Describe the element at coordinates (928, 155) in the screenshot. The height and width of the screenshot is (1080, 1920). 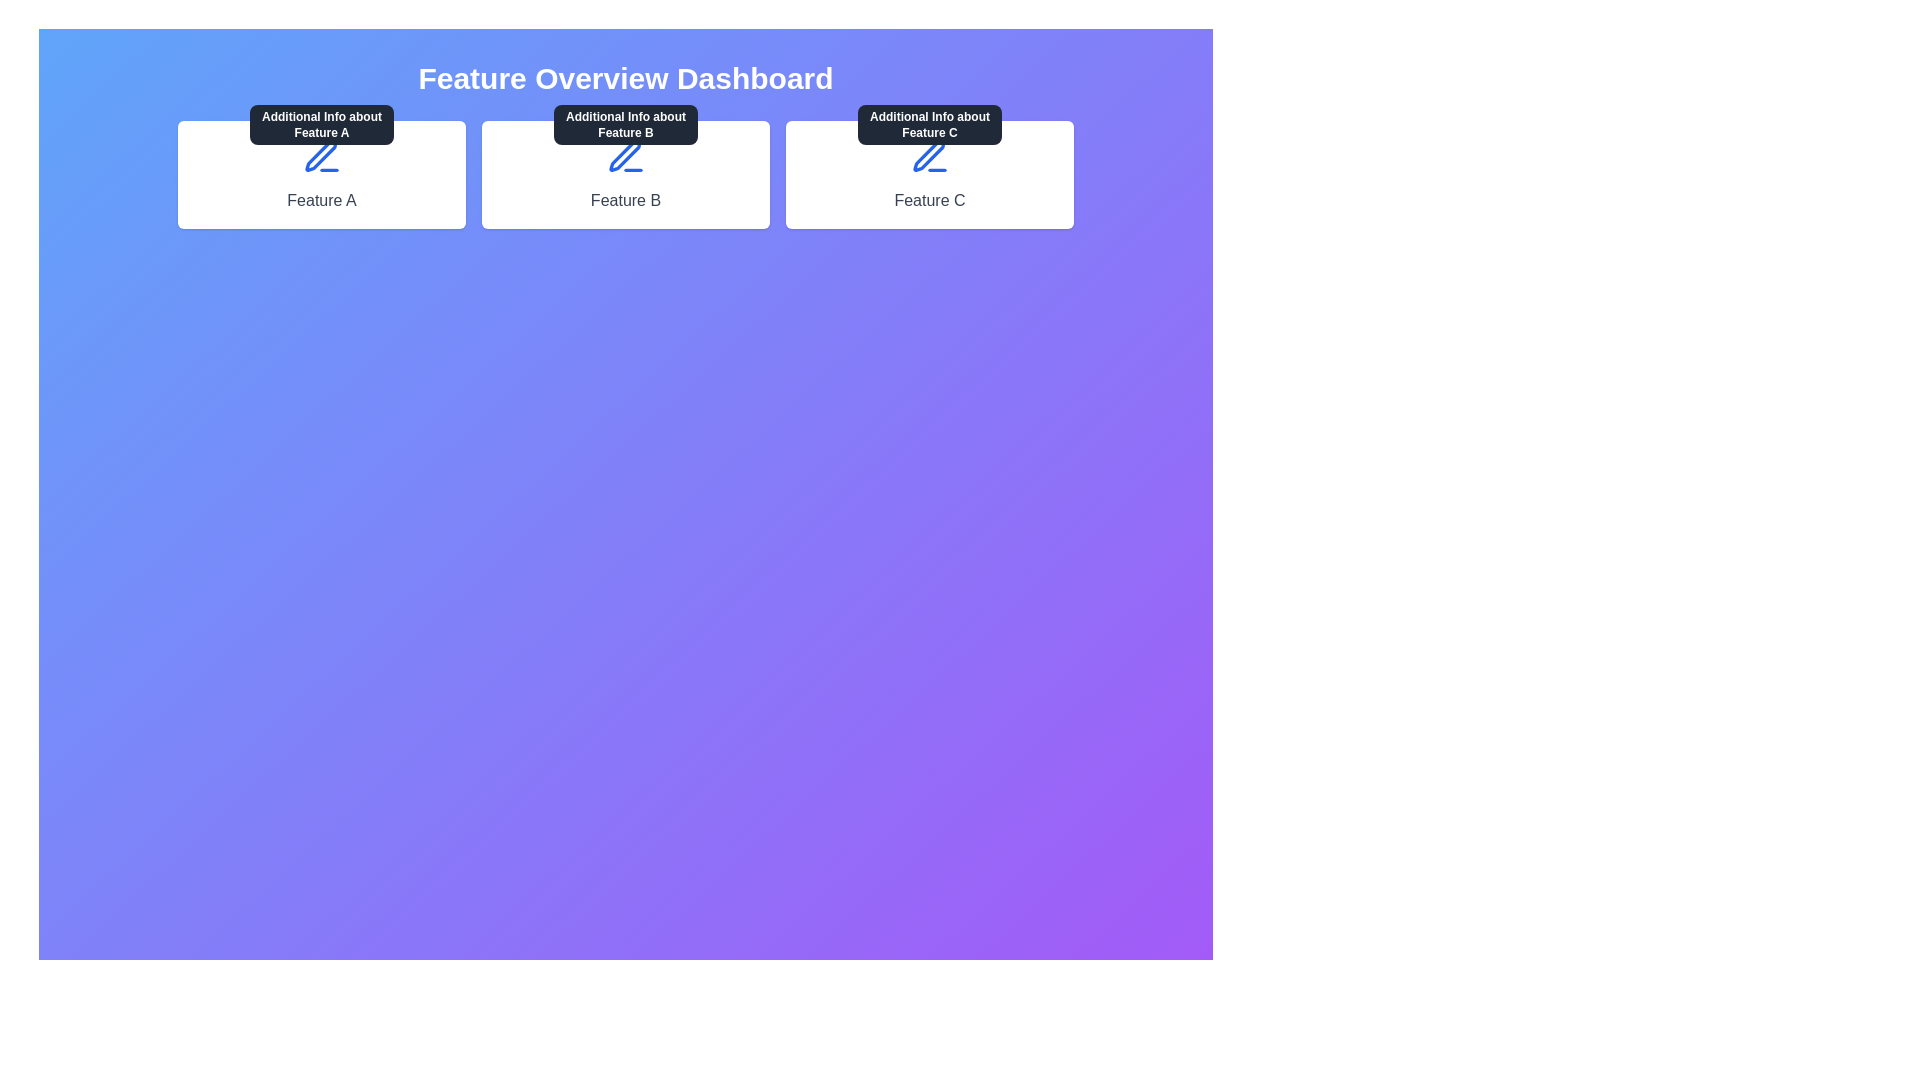
I see `the editing icon located in the third card titled 'Feature C', positioned near the top-center of the card, beneath an informational tooltip` at that location.